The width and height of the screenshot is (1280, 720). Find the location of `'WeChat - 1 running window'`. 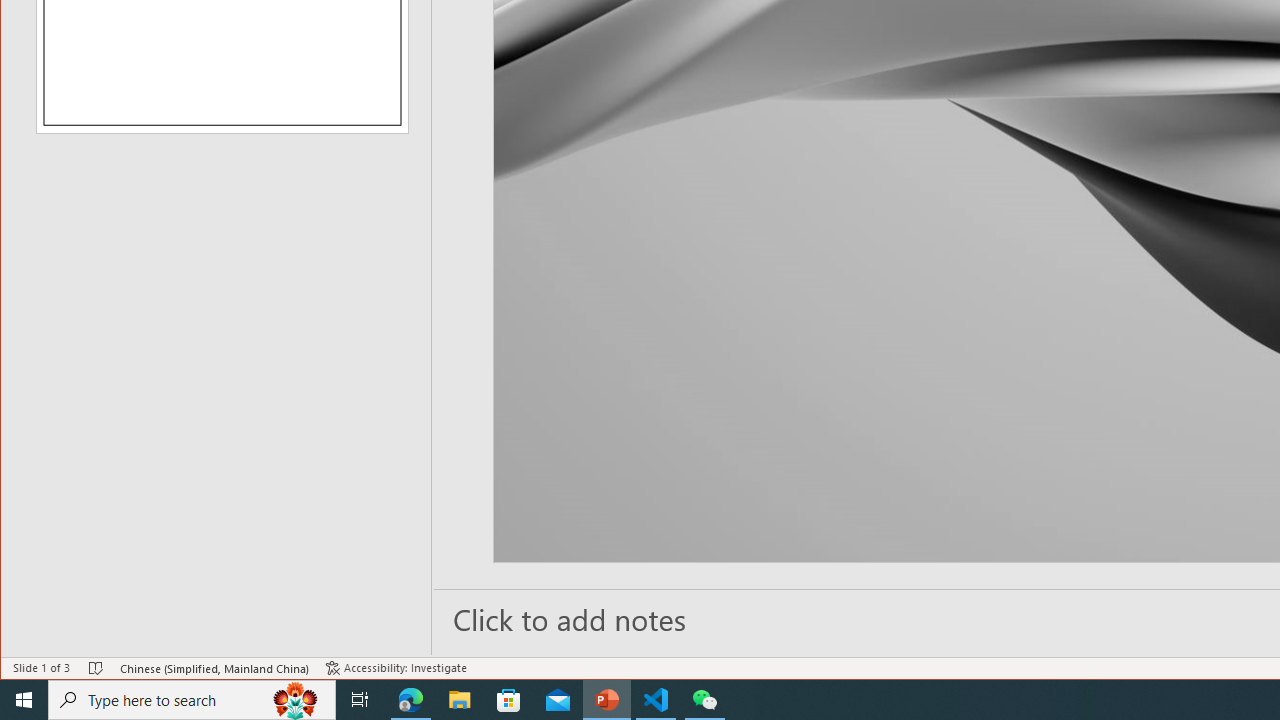

'WeChat - 1 running window' is located at coordinates (705, 698).